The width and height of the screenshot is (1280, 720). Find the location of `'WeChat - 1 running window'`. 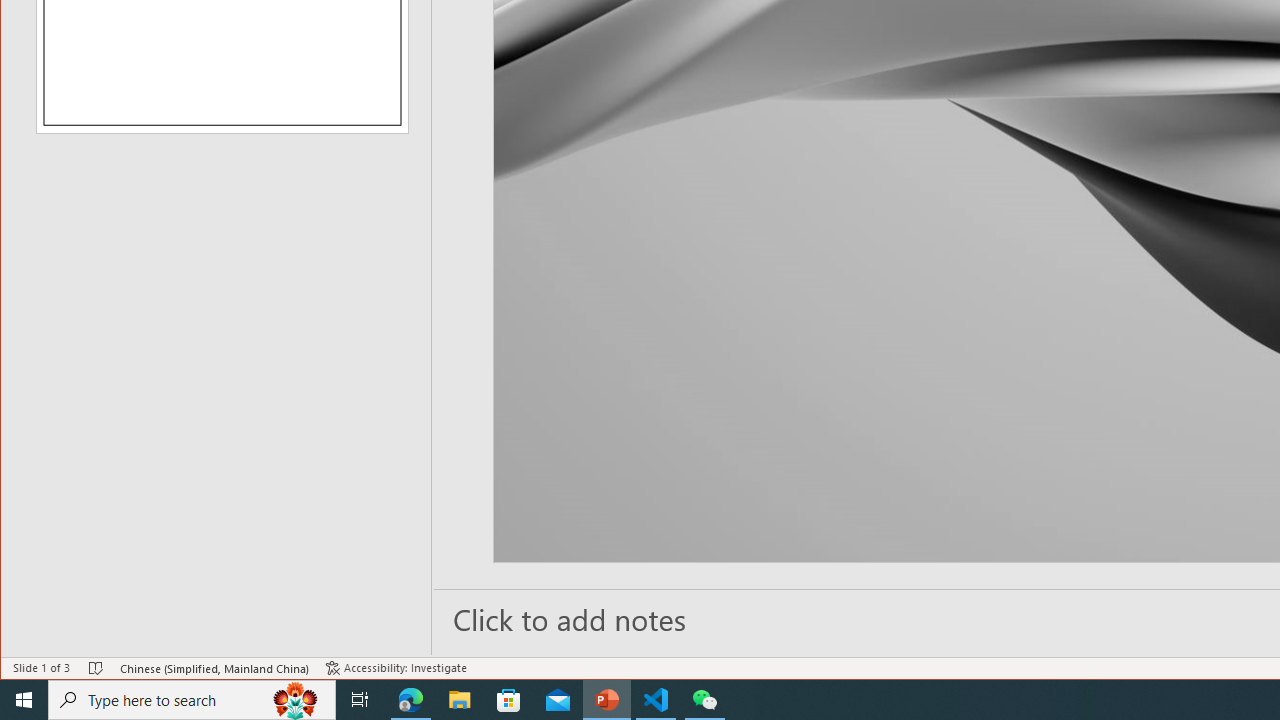

'WeChat - 1 running window' is located at coordinates (705, 698).